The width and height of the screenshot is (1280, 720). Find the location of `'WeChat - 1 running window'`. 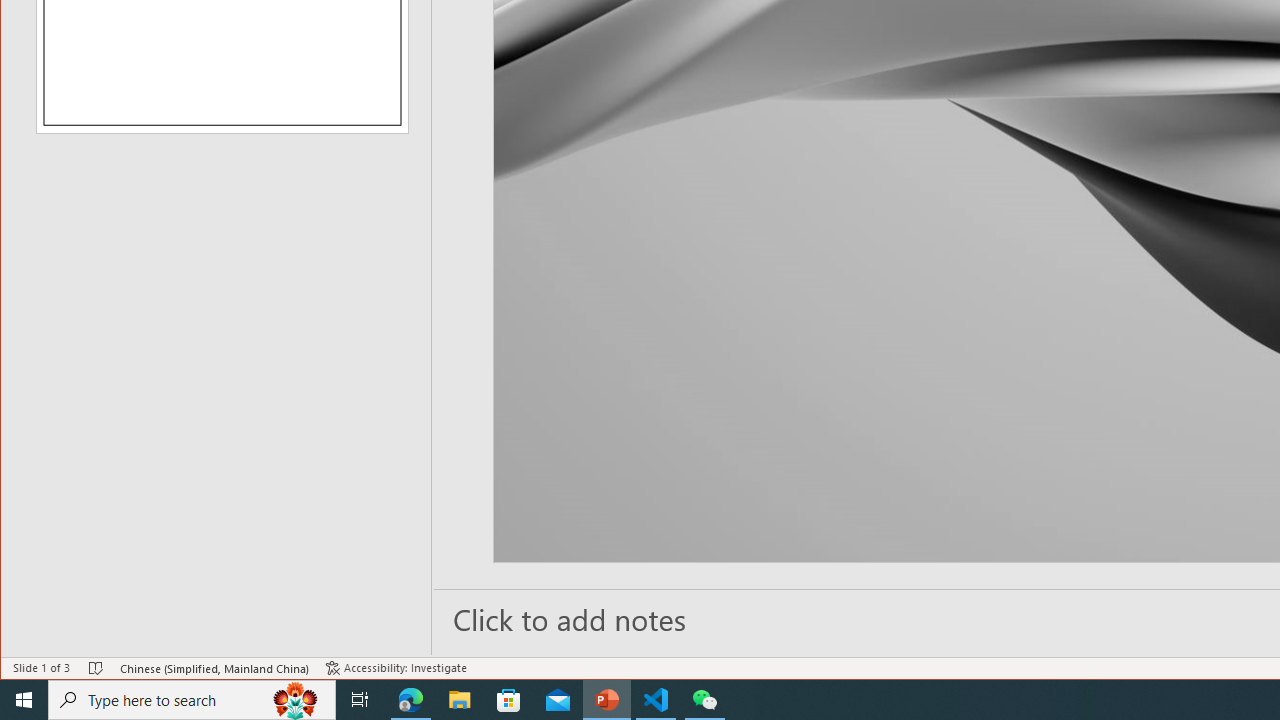

'WeChat - 1 running window' is located at coordinates (705, 698).